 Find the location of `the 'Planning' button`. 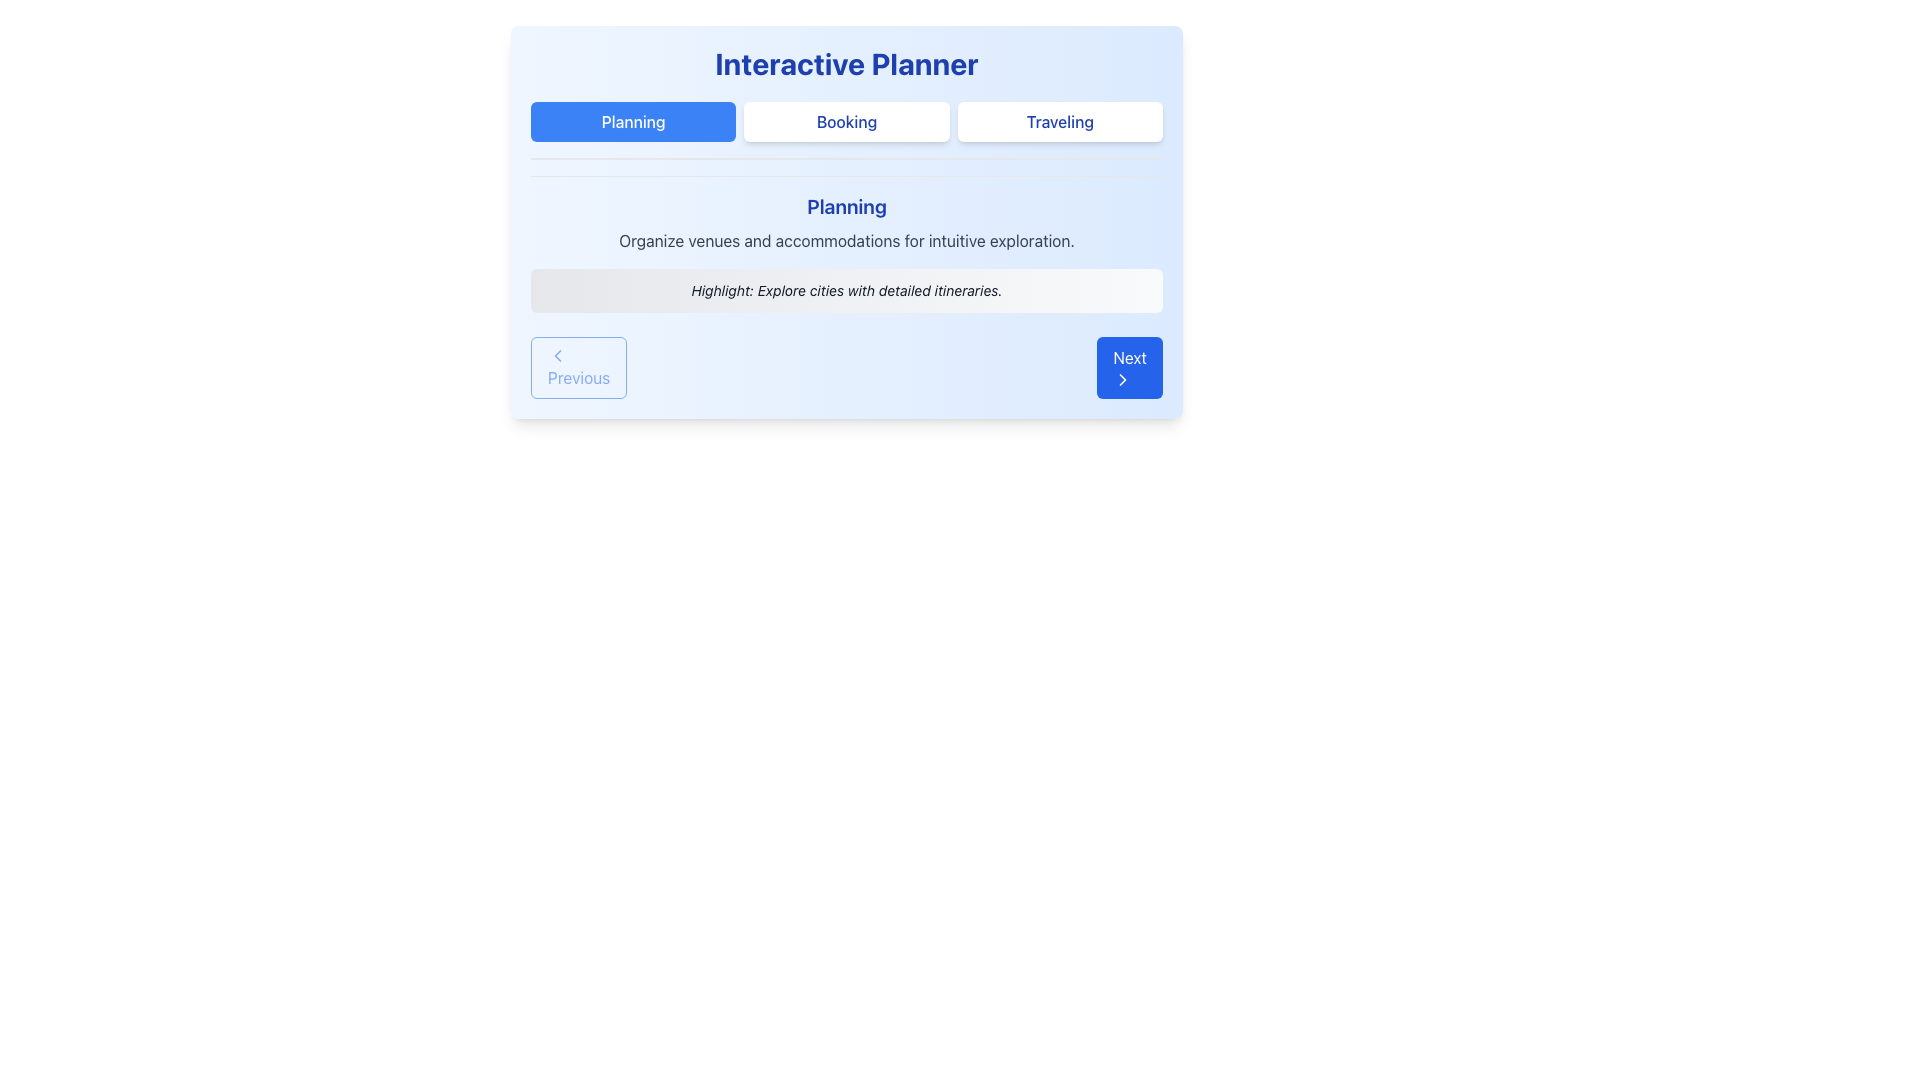

the 'Planning' button is located at coordinates (632, 122).